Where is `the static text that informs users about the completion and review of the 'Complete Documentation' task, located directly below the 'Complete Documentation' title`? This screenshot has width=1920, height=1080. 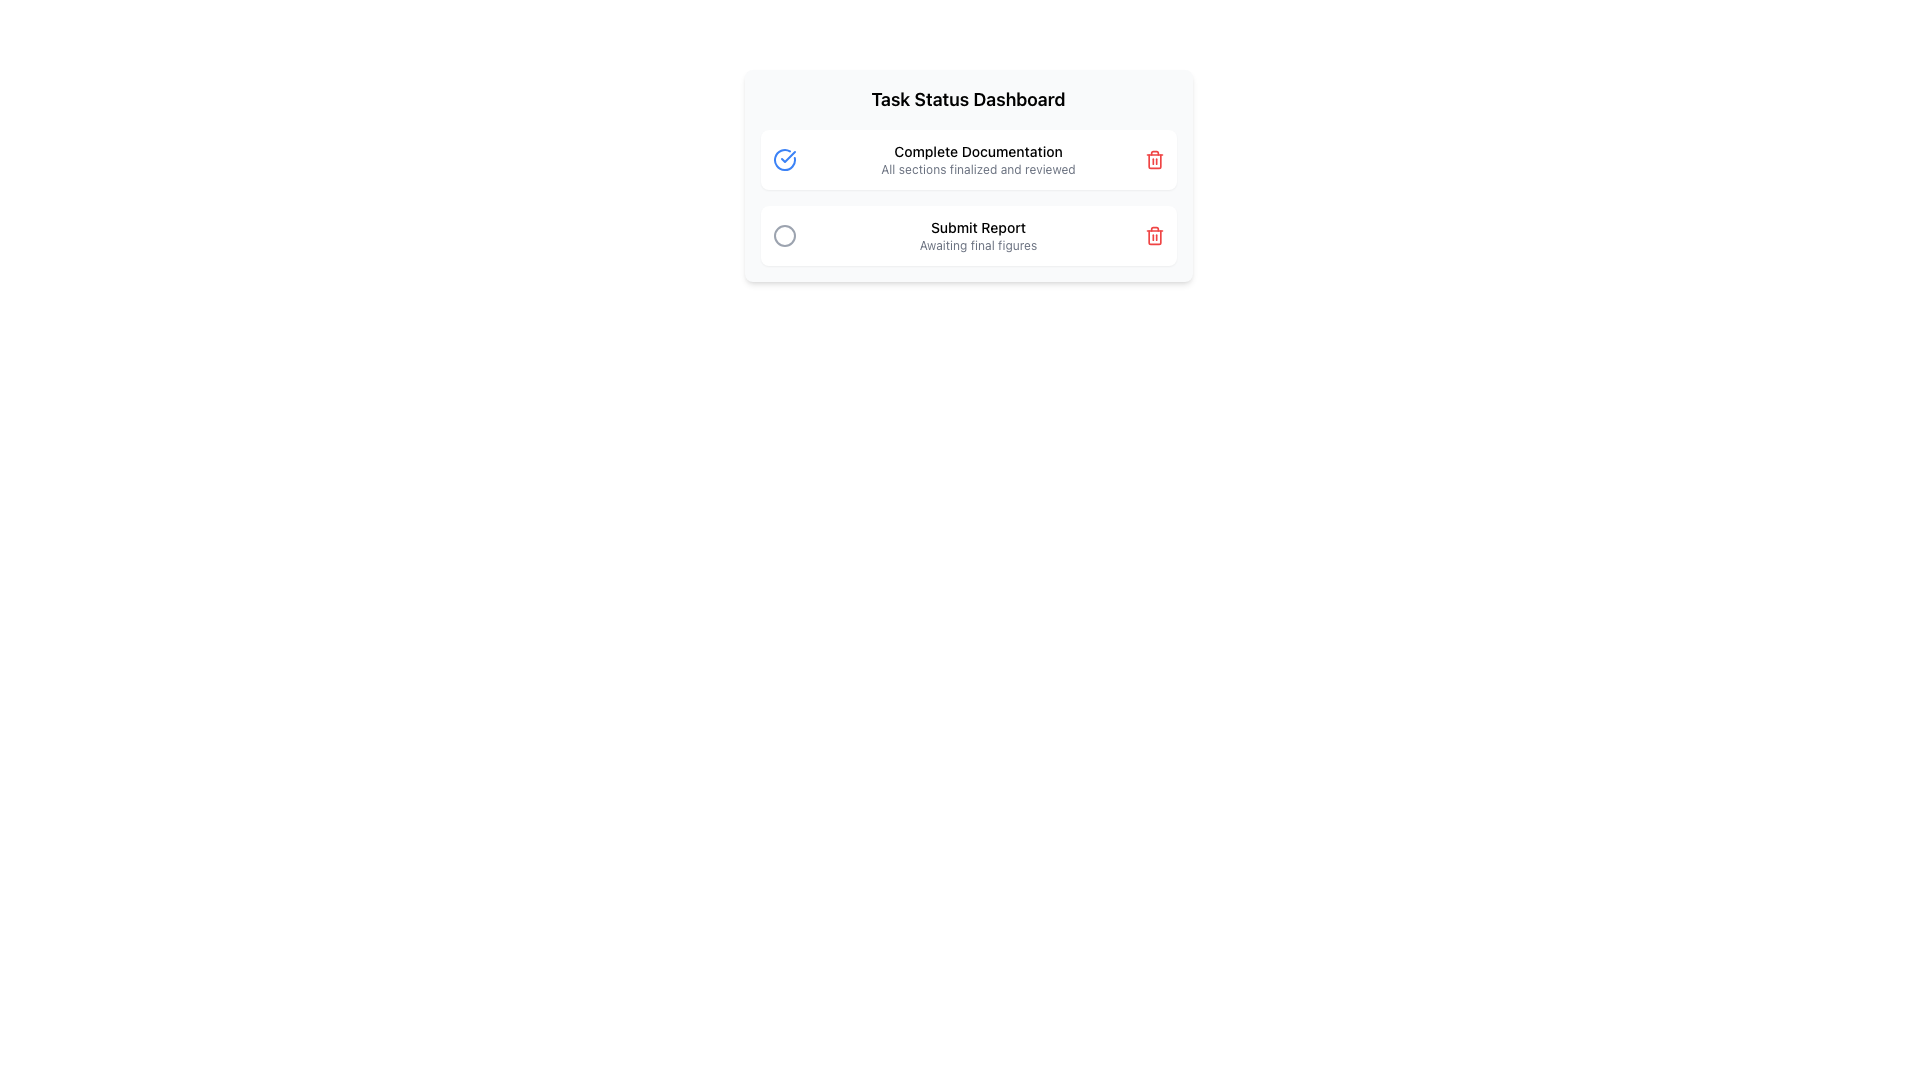
the static text that informs users about the completion and review of the 'Complete Documentation' task, located directly below the 'Complete Documentation' title is located at coordinates (978, 168).